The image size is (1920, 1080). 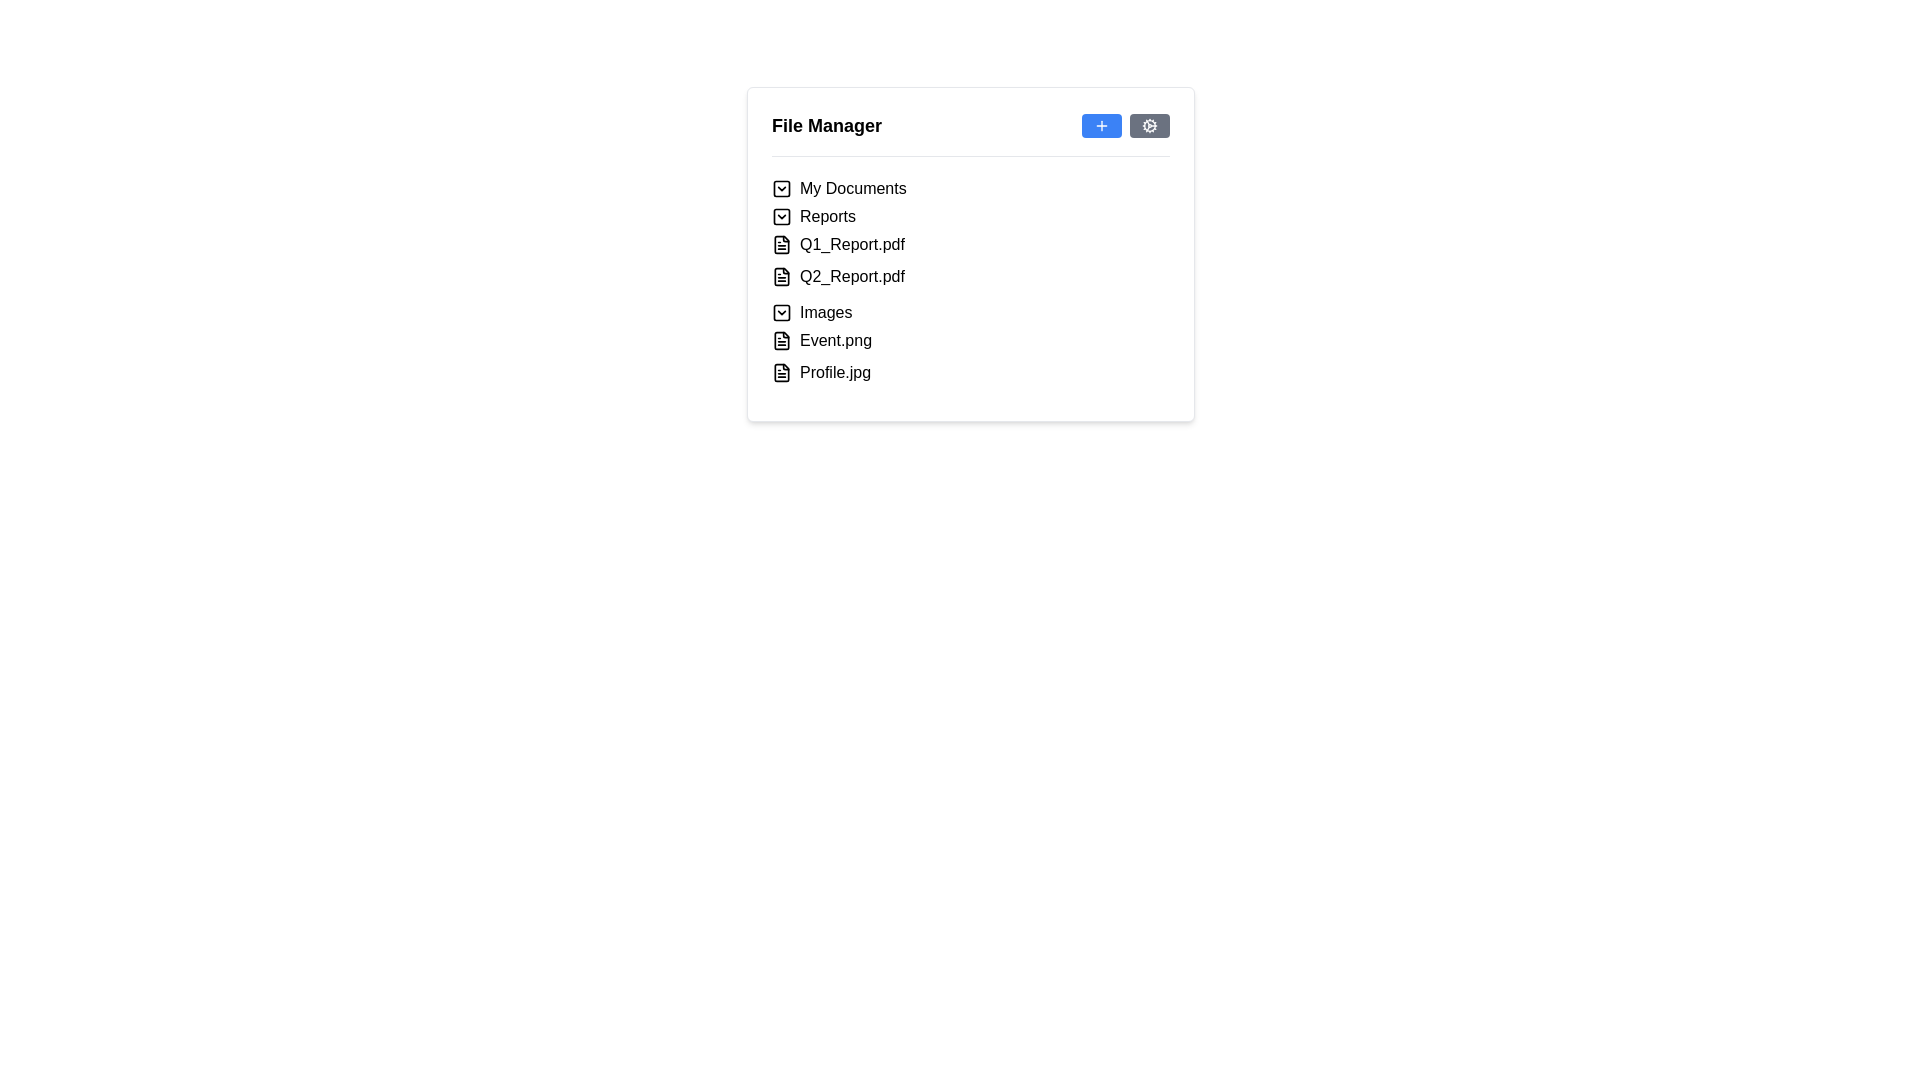 I want to click on the text label displaying 'Event.png' in black font, which is positioned between the 'Images' folder and 'Profile.jpg' file in the file manager interface, so click(x=835, y=339).